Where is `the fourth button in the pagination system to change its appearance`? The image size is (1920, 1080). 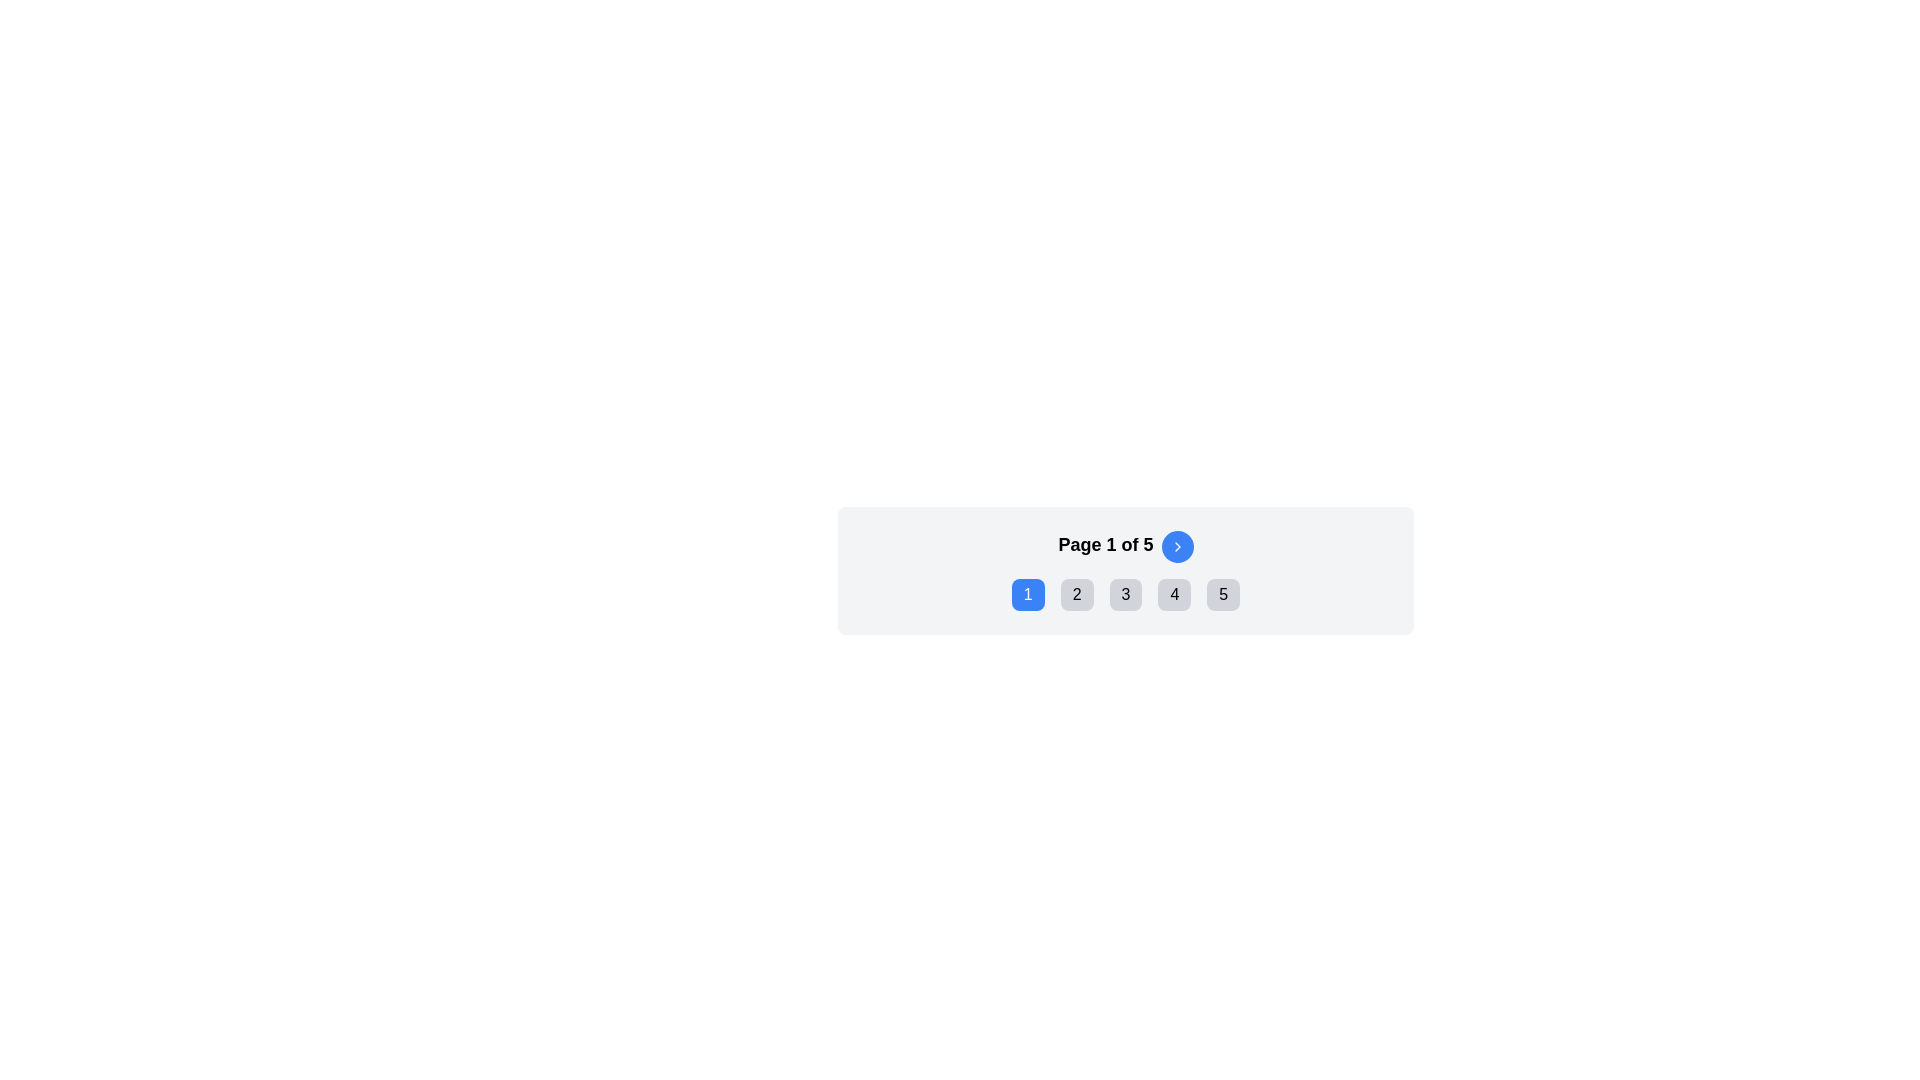
the fourth button in the pagination system to change its appearance is located at coordinates (1174, 593).